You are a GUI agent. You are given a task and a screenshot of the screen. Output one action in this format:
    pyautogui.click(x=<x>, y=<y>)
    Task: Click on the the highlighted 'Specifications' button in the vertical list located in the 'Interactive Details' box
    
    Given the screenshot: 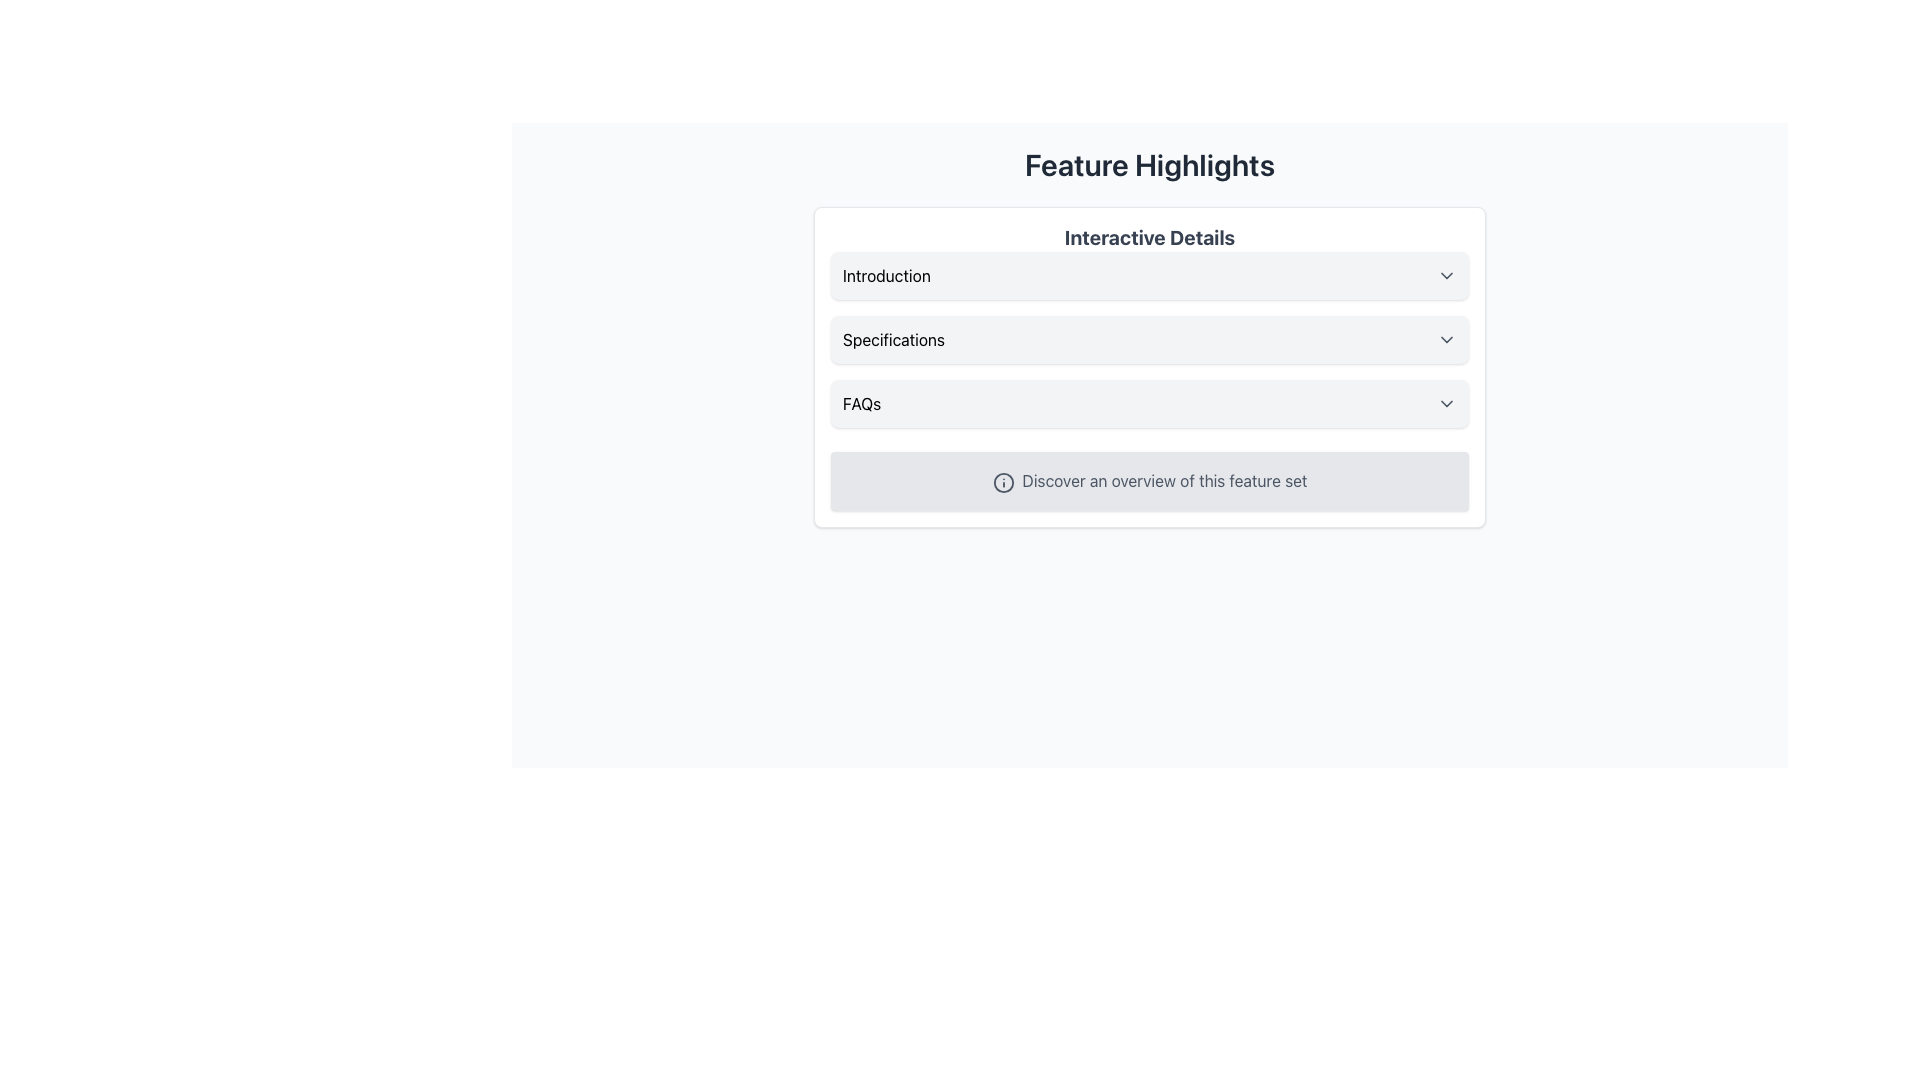 What is the action you would take?
    pyautogui.click(x=1150, y=338)
    